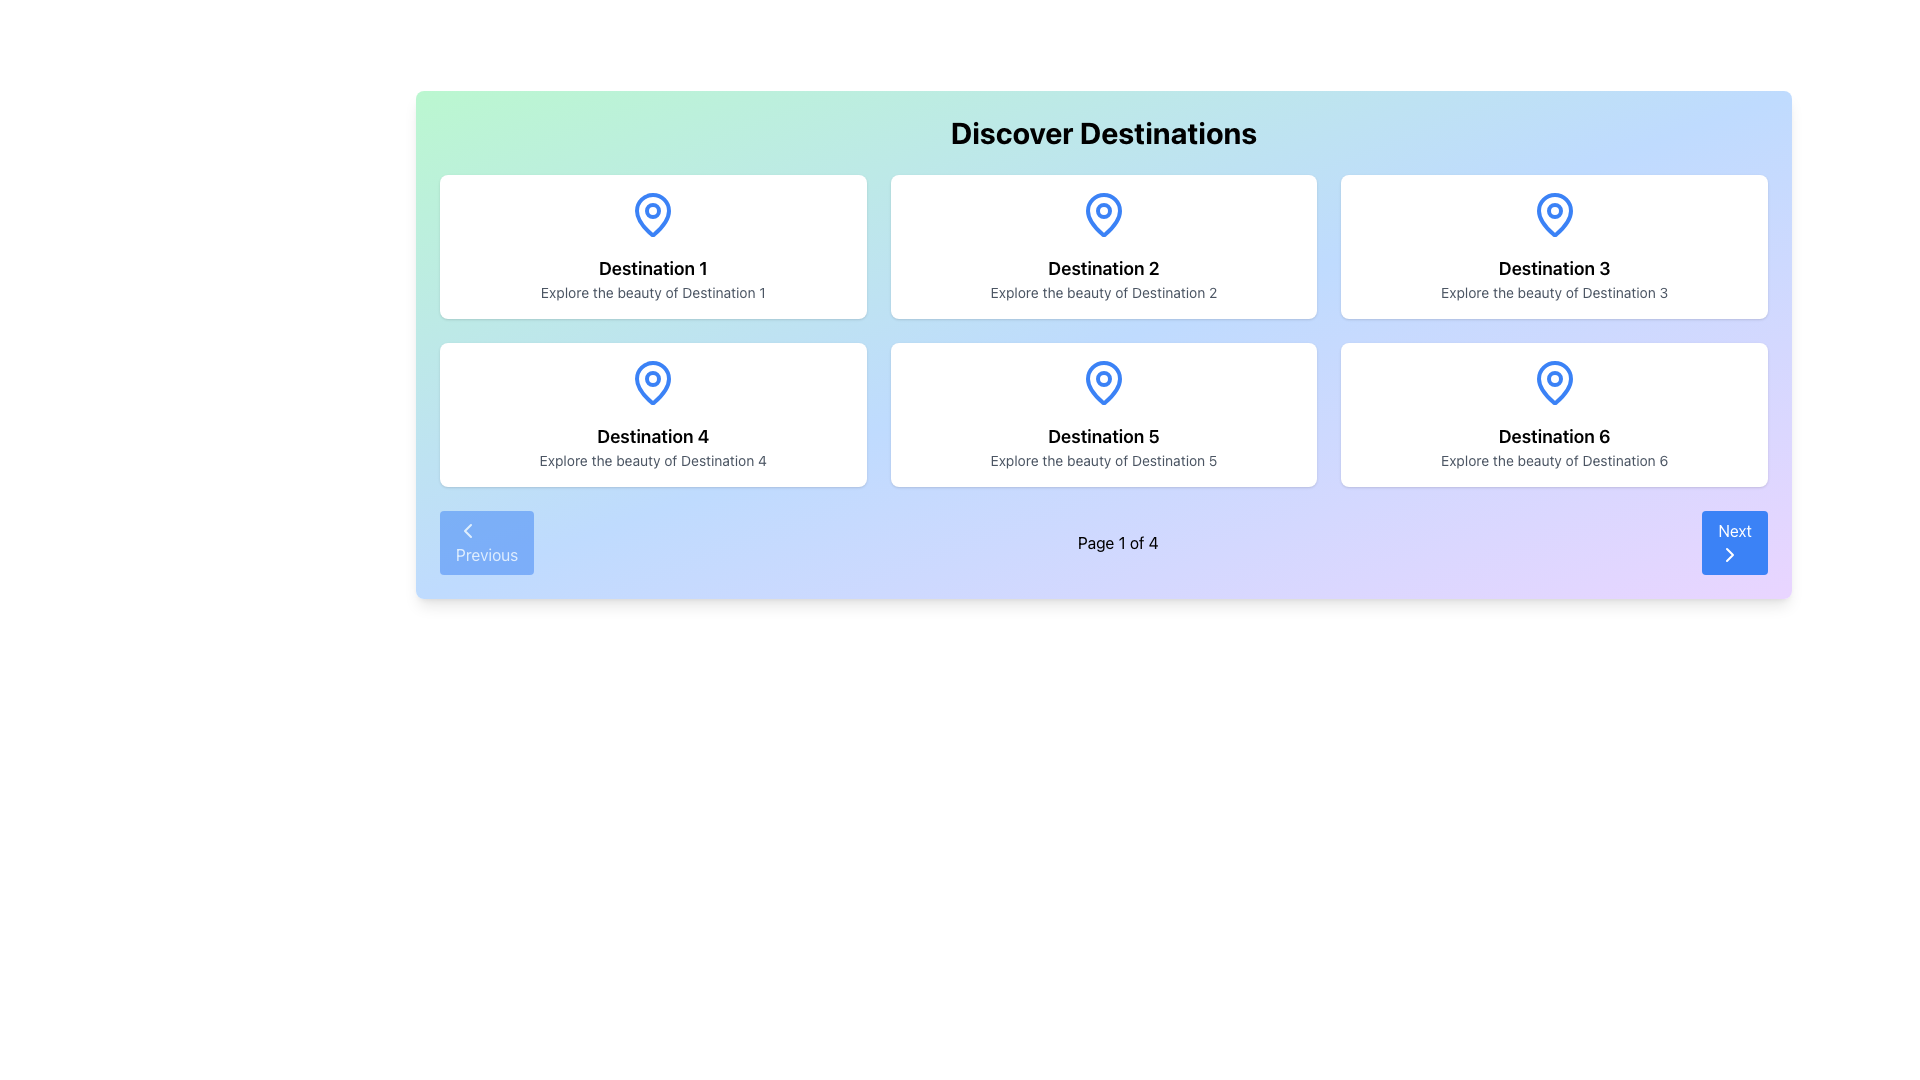 This screenshot has height=1080, width=1920. What do you see at coordinates (1729, 555) in the screenshot?
I see `the right-pointing chevron-shaped icon within the 'Next' button located at the bottom-right corner of the interface` at bounding box center [1729, 555].